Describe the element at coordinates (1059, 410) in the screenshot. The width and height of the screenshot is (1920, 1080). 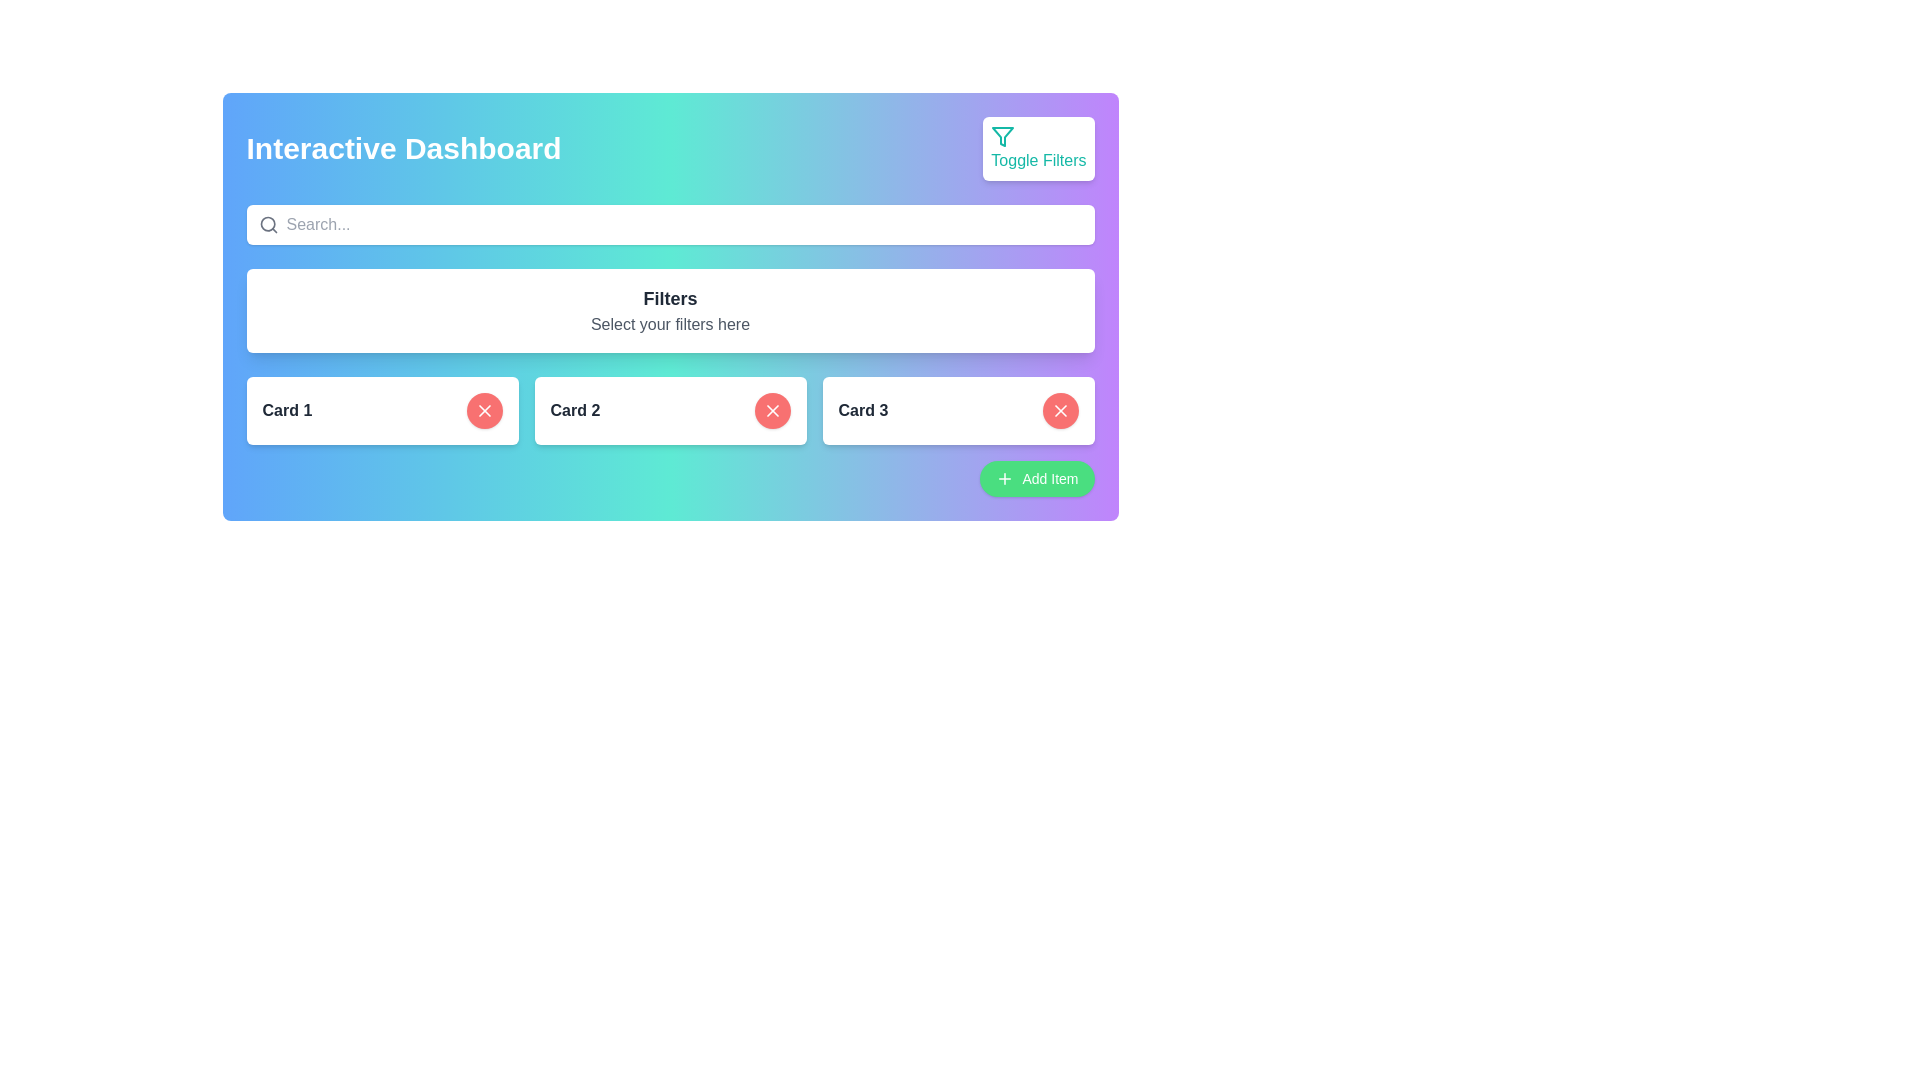
I see `the small 'X' icon button with a red background and white text, located at the top-right corner of 'Card 2'` at that location.